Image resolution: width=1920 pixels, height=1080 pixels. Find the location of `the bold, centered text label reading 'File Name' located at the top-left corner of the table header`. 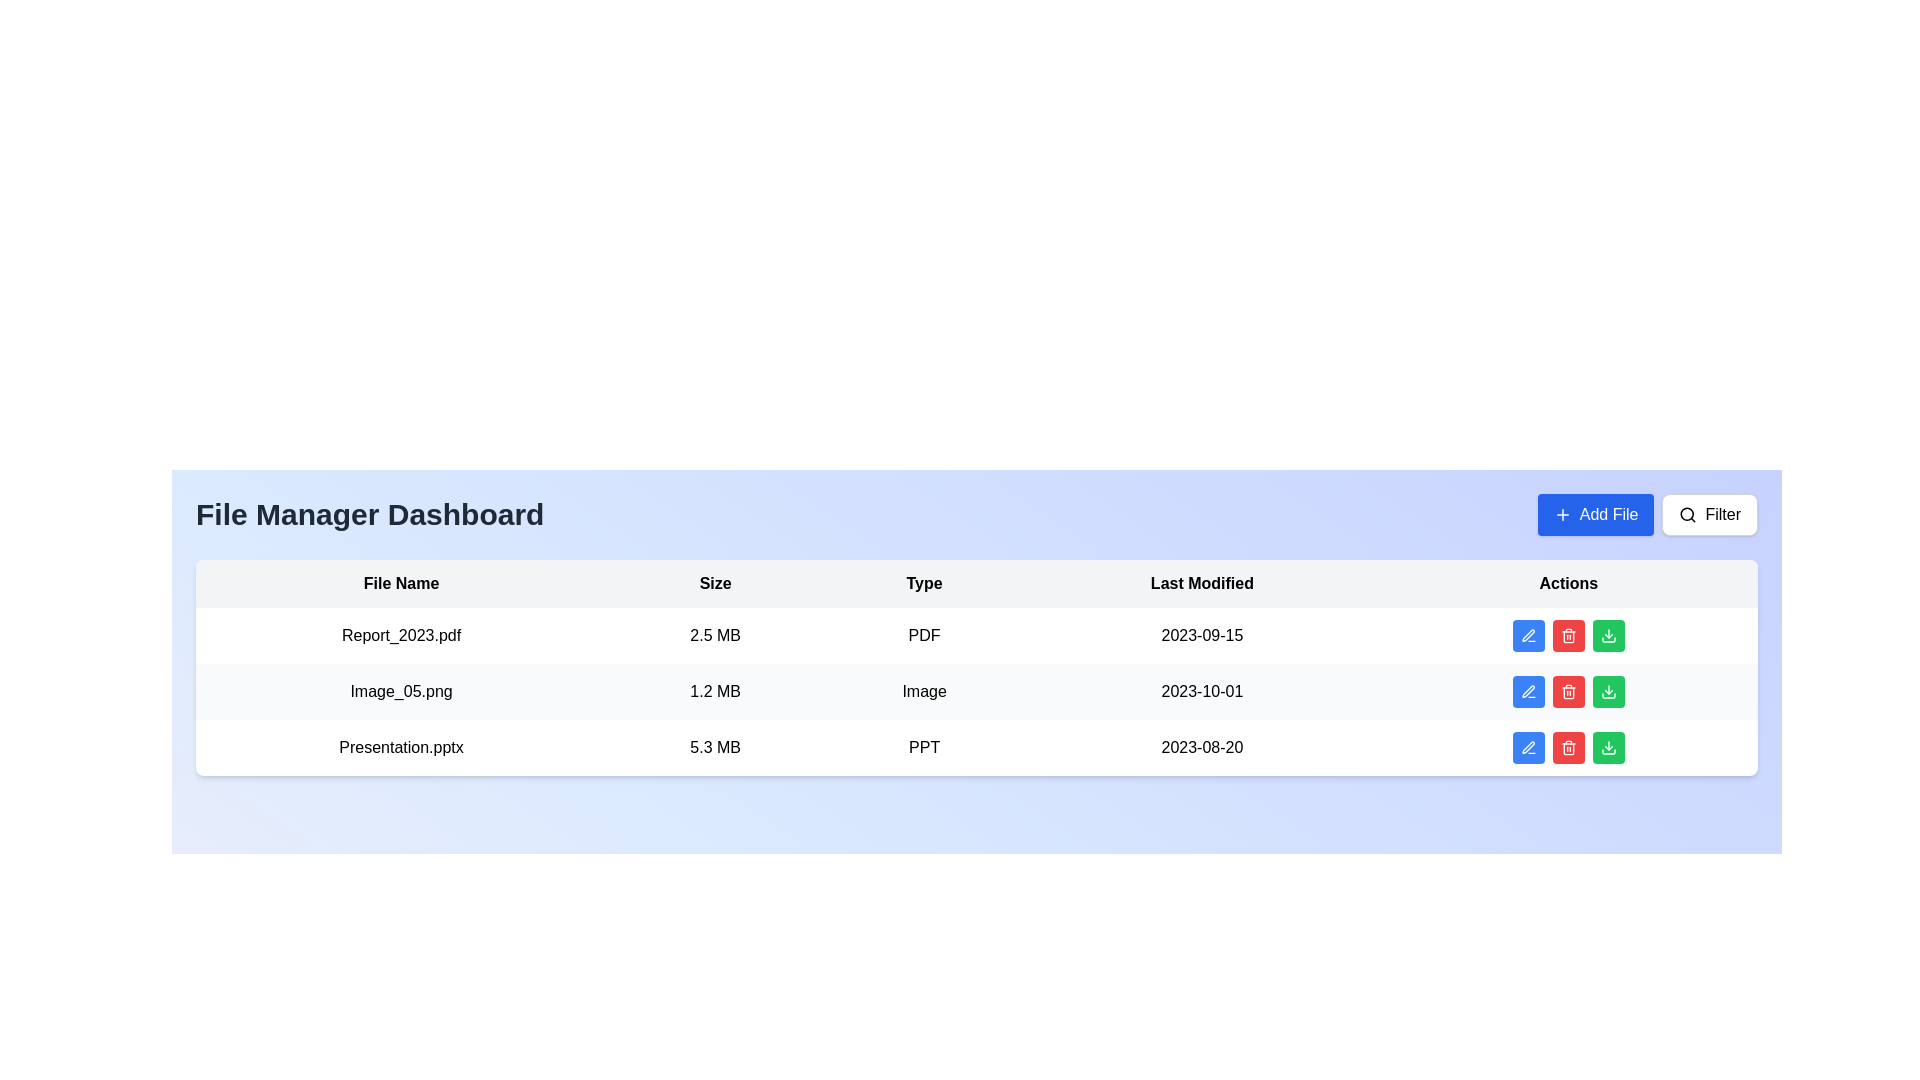

the bold, centered text label reading 'File Name' located at the top-left corner of the table header is located at coordinates (400, 583).